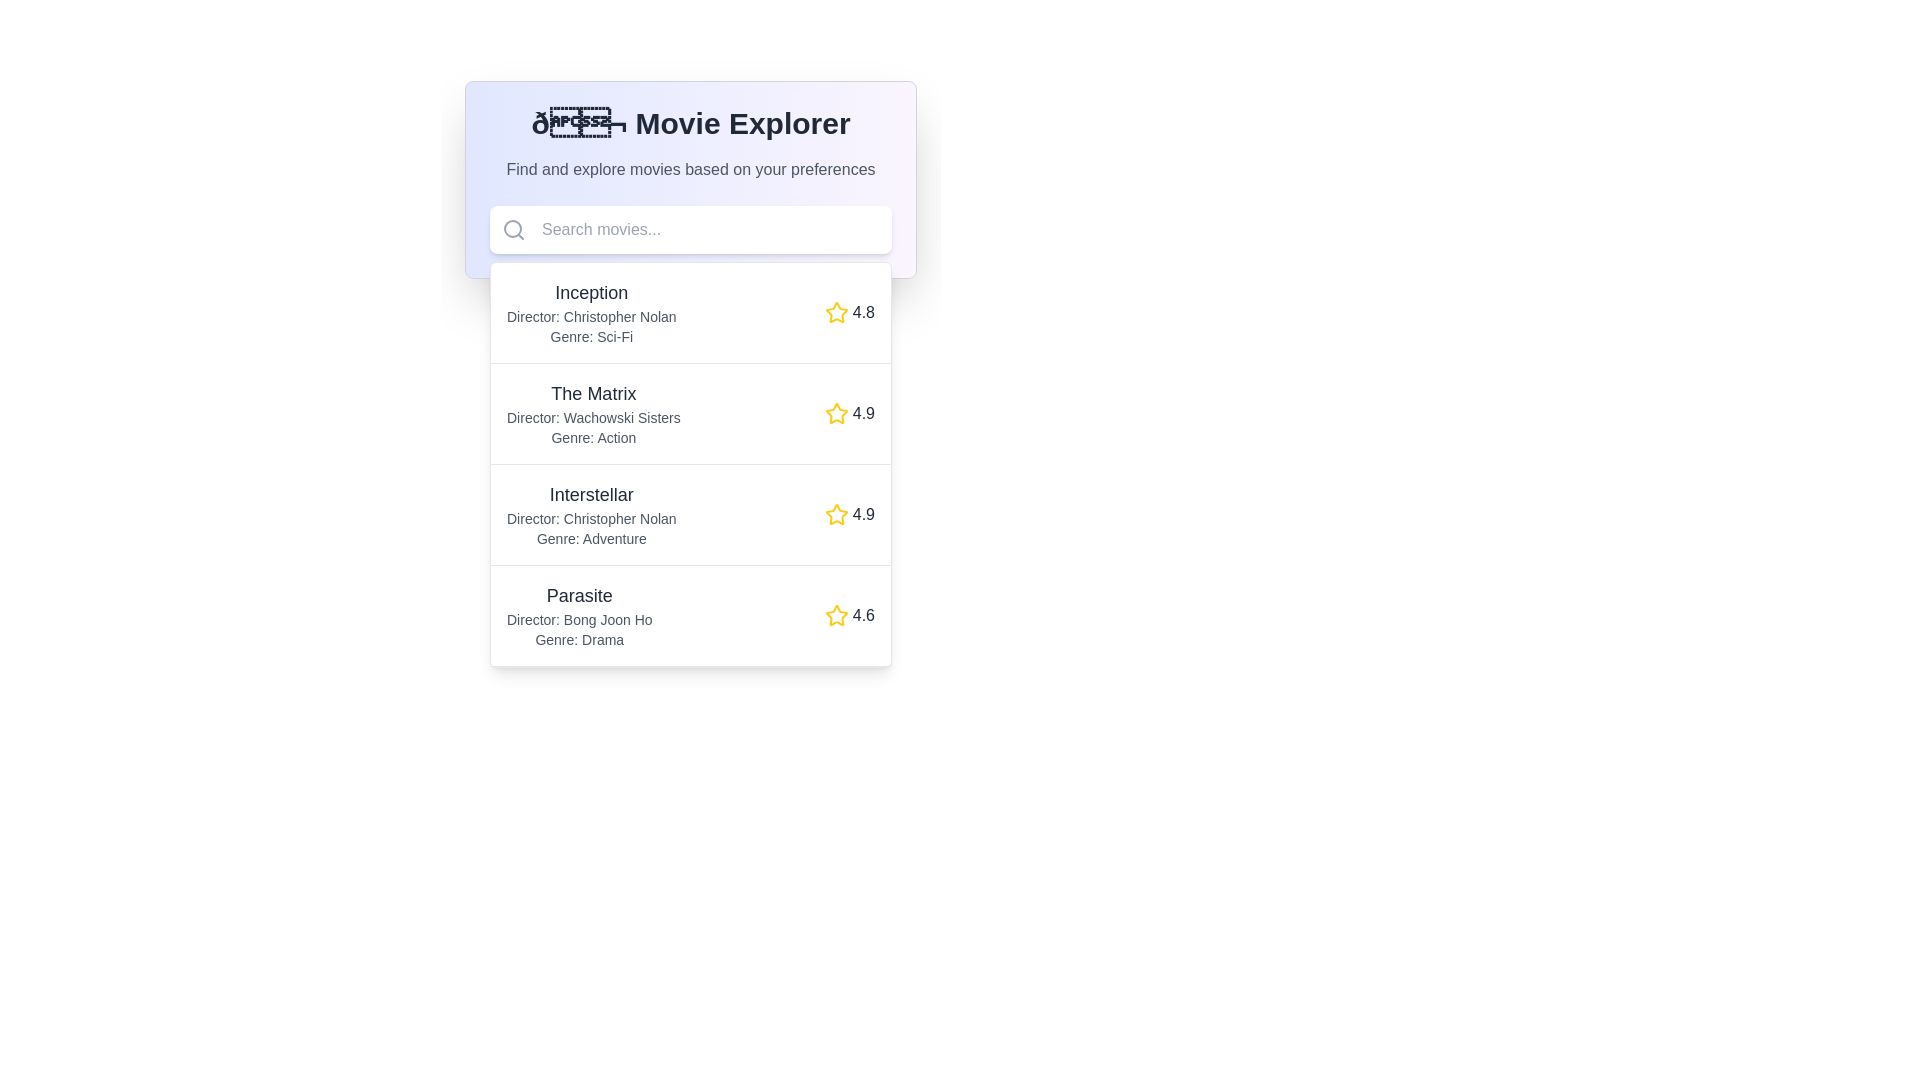  I want to click on the yellow star icon with the text label '4.8' indicating the rating for the movie 'Inception', so click(849, 312).